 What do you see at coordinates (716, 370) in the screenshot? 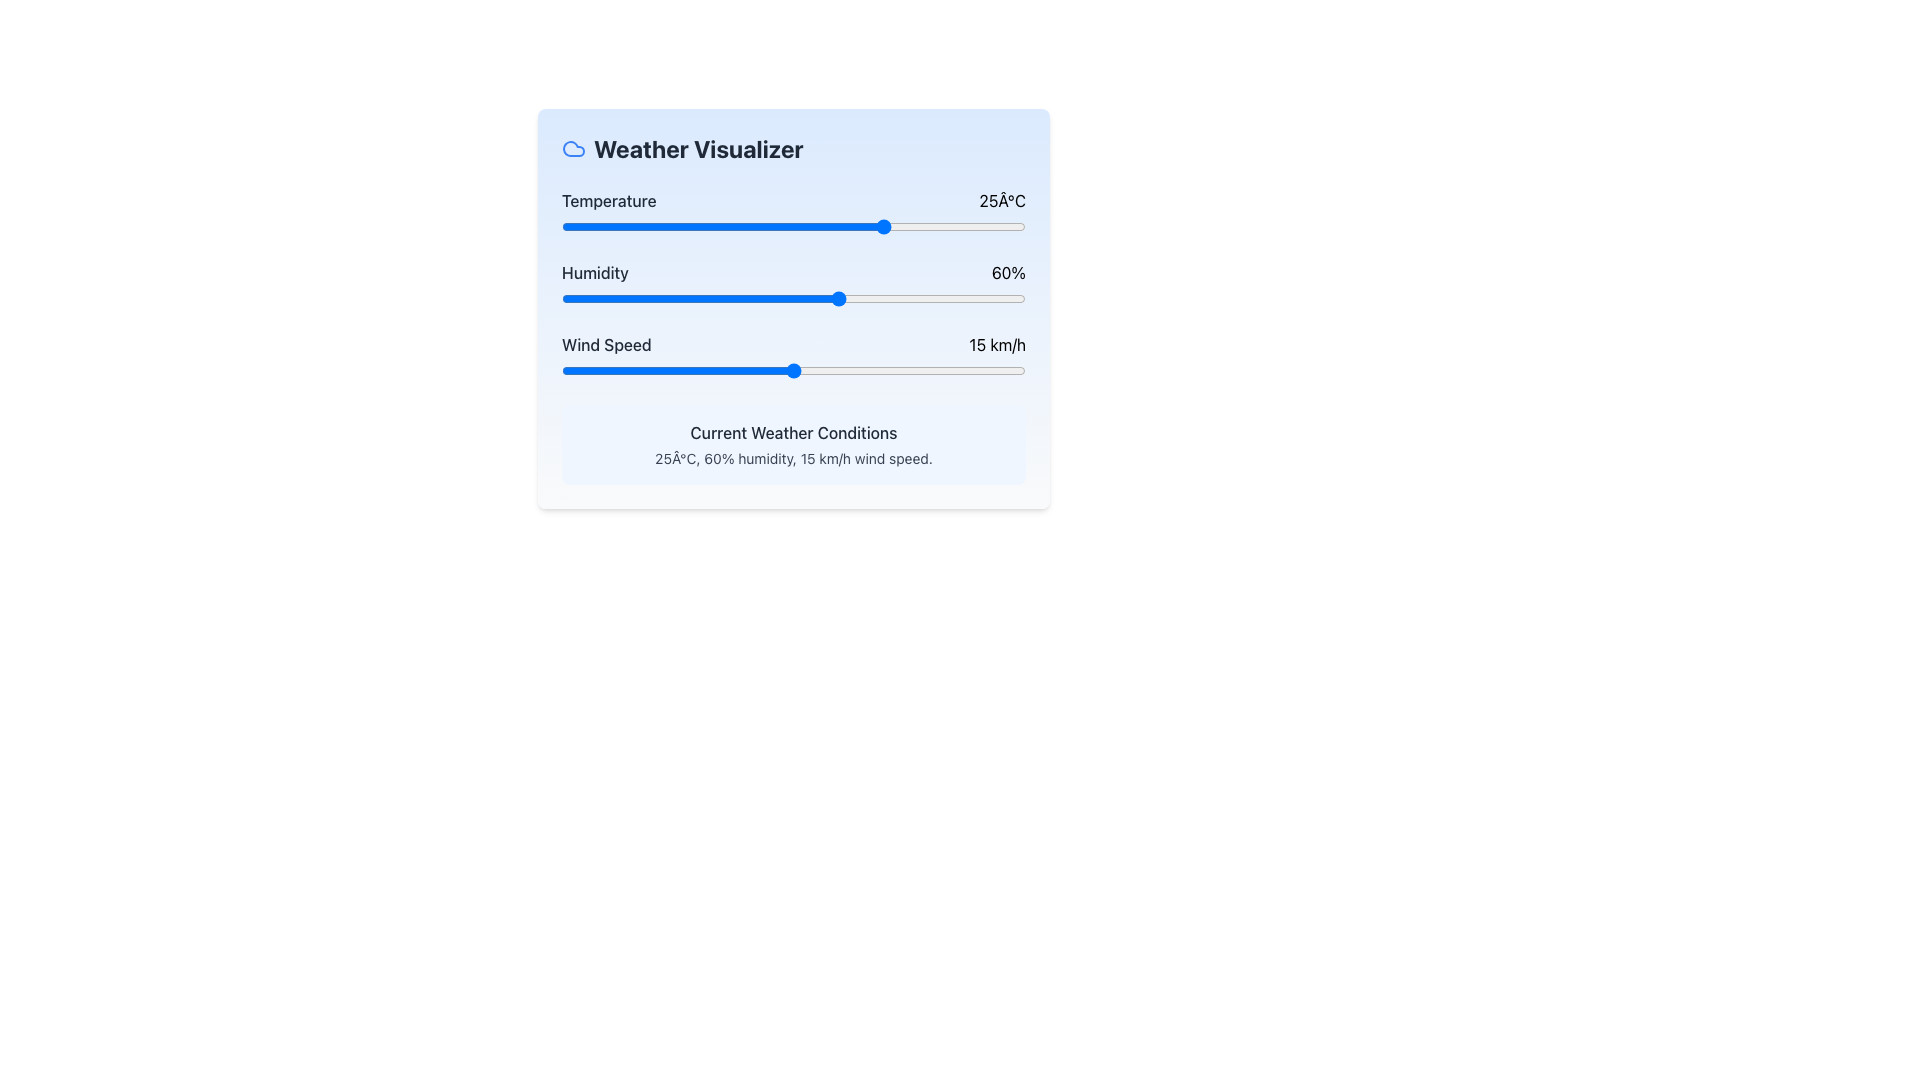
I see `wind speed` at bounding box center [716, 370].